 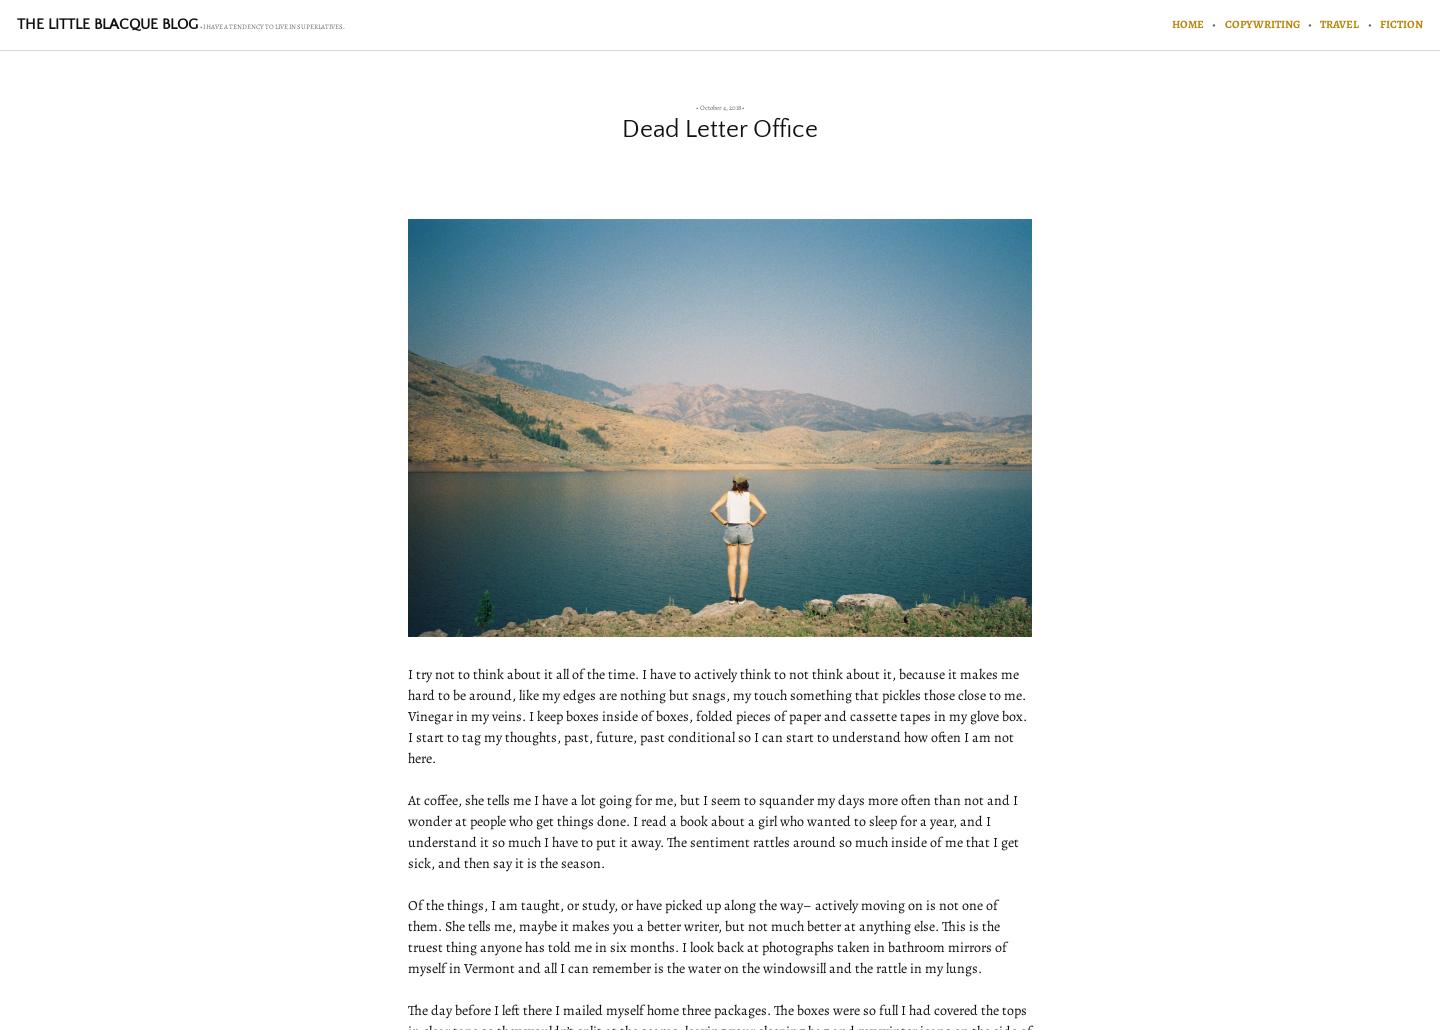 I want to click on 'Of the things, I am taught, or study, or have picked up along the way– actively moving on is not one of them. She tells me, maybe it makes you a better writer, but not much better at anything else. This is the truest thing anyone has told me in six months. I look back at photographs taken in bathroom mirrors of myself in Vermont and all I can remember is the water on the windowsill and the rattle in my lungs.', so click(x=707, y=935).